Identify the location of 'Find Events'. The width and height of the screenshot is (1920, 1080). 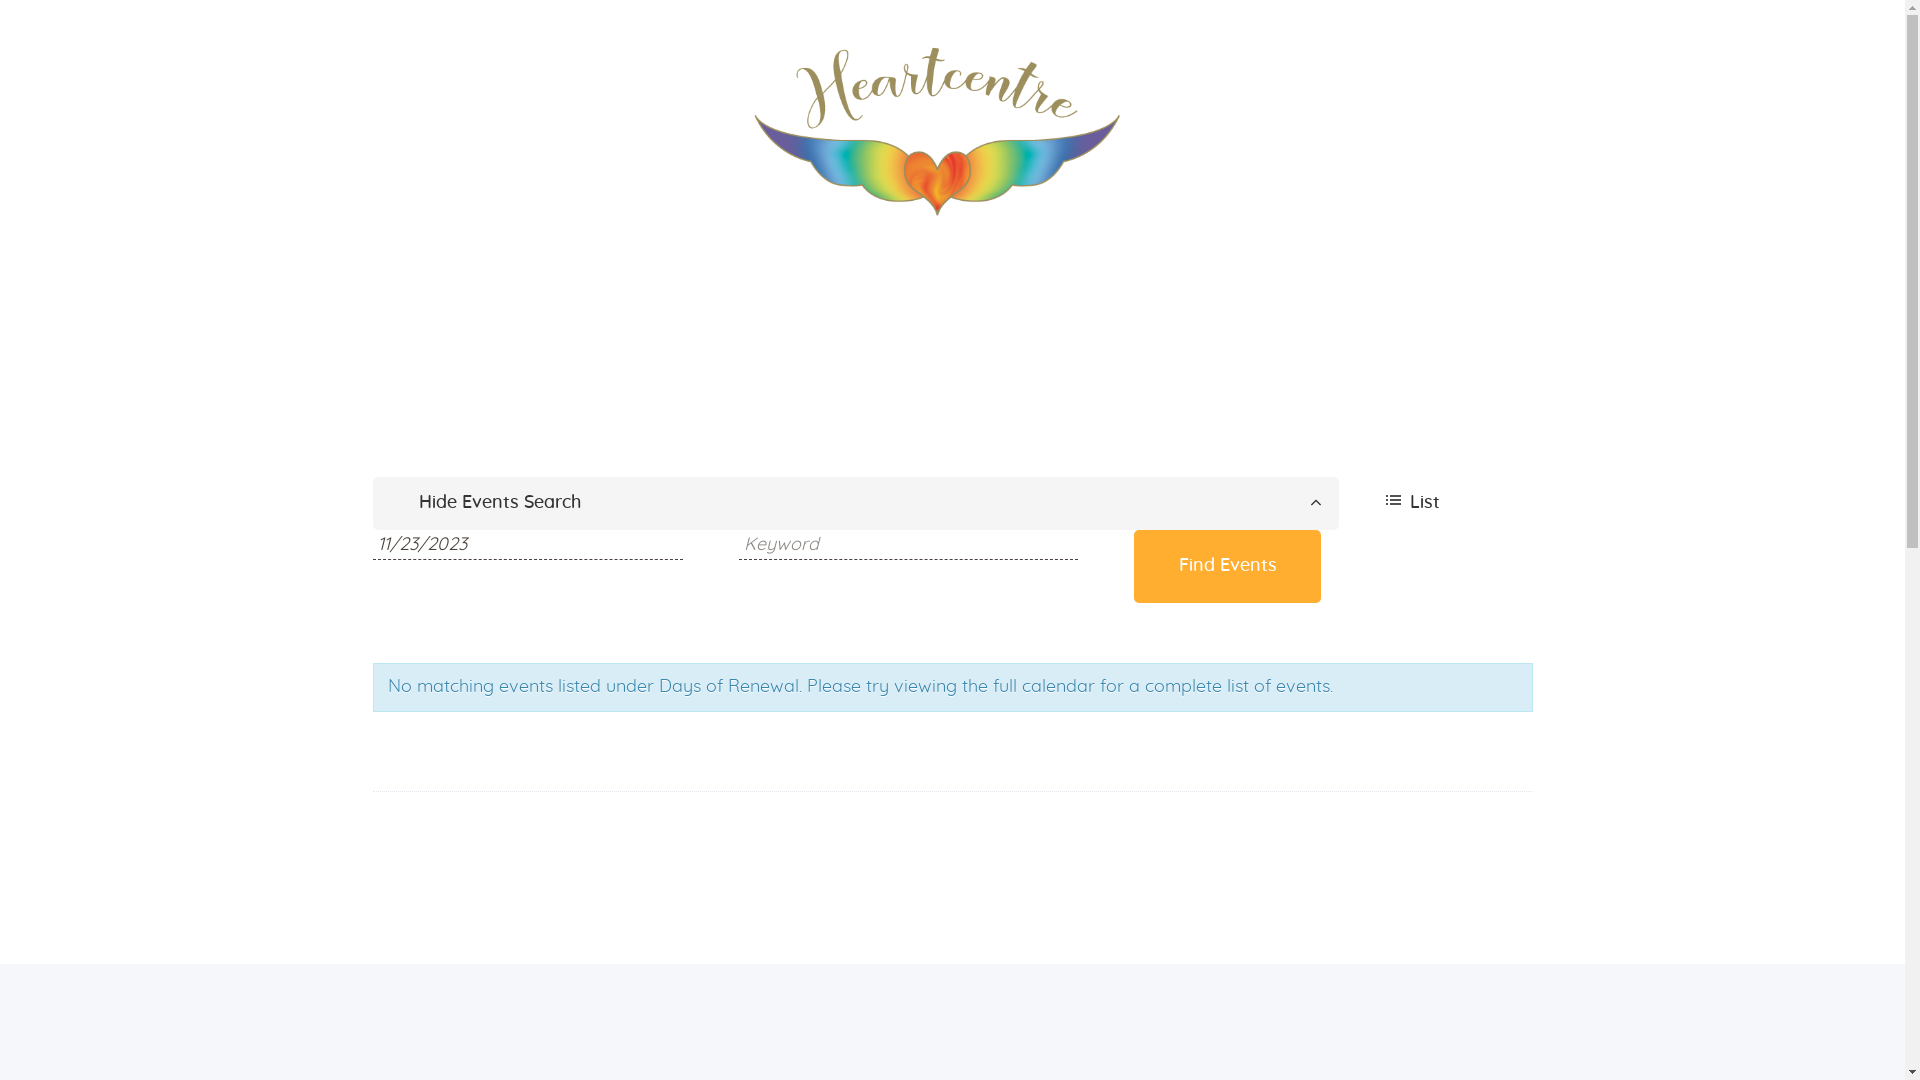
(1226, 566).